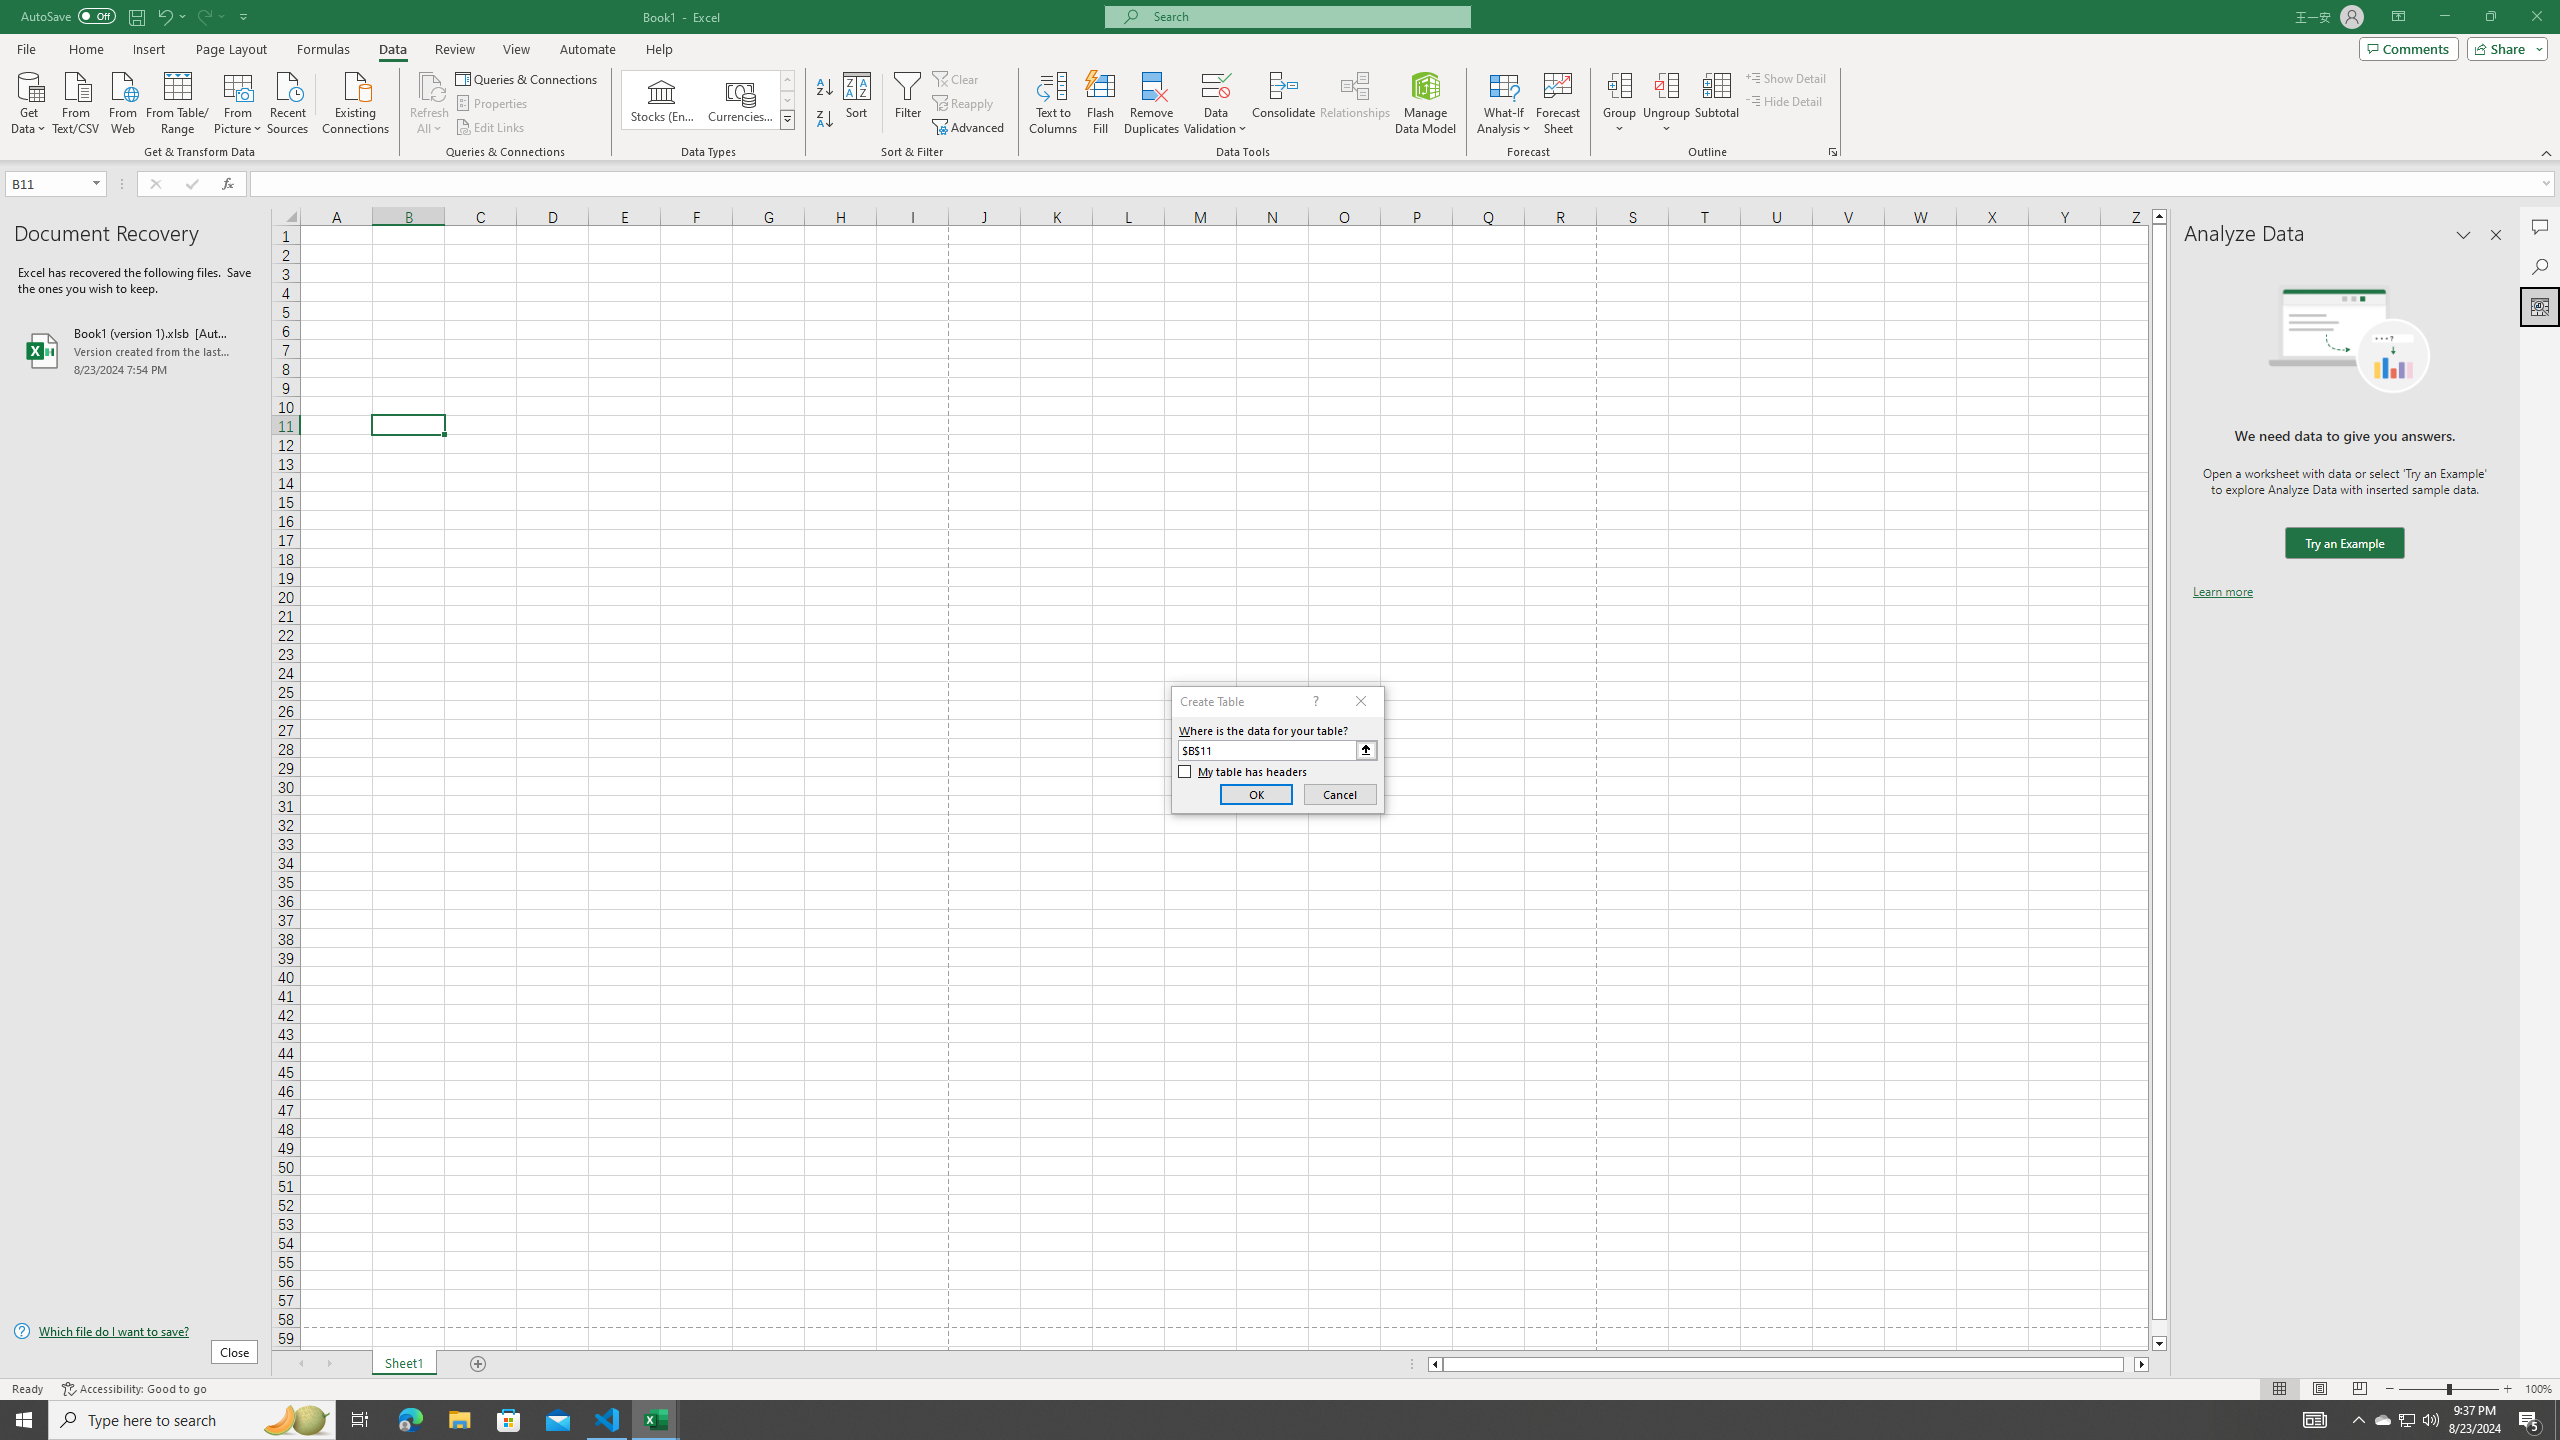  What do you see at coordinates (2490, 16) in the screenshot?
I see `'Restore Down'` at bounding box center [2490, 16].